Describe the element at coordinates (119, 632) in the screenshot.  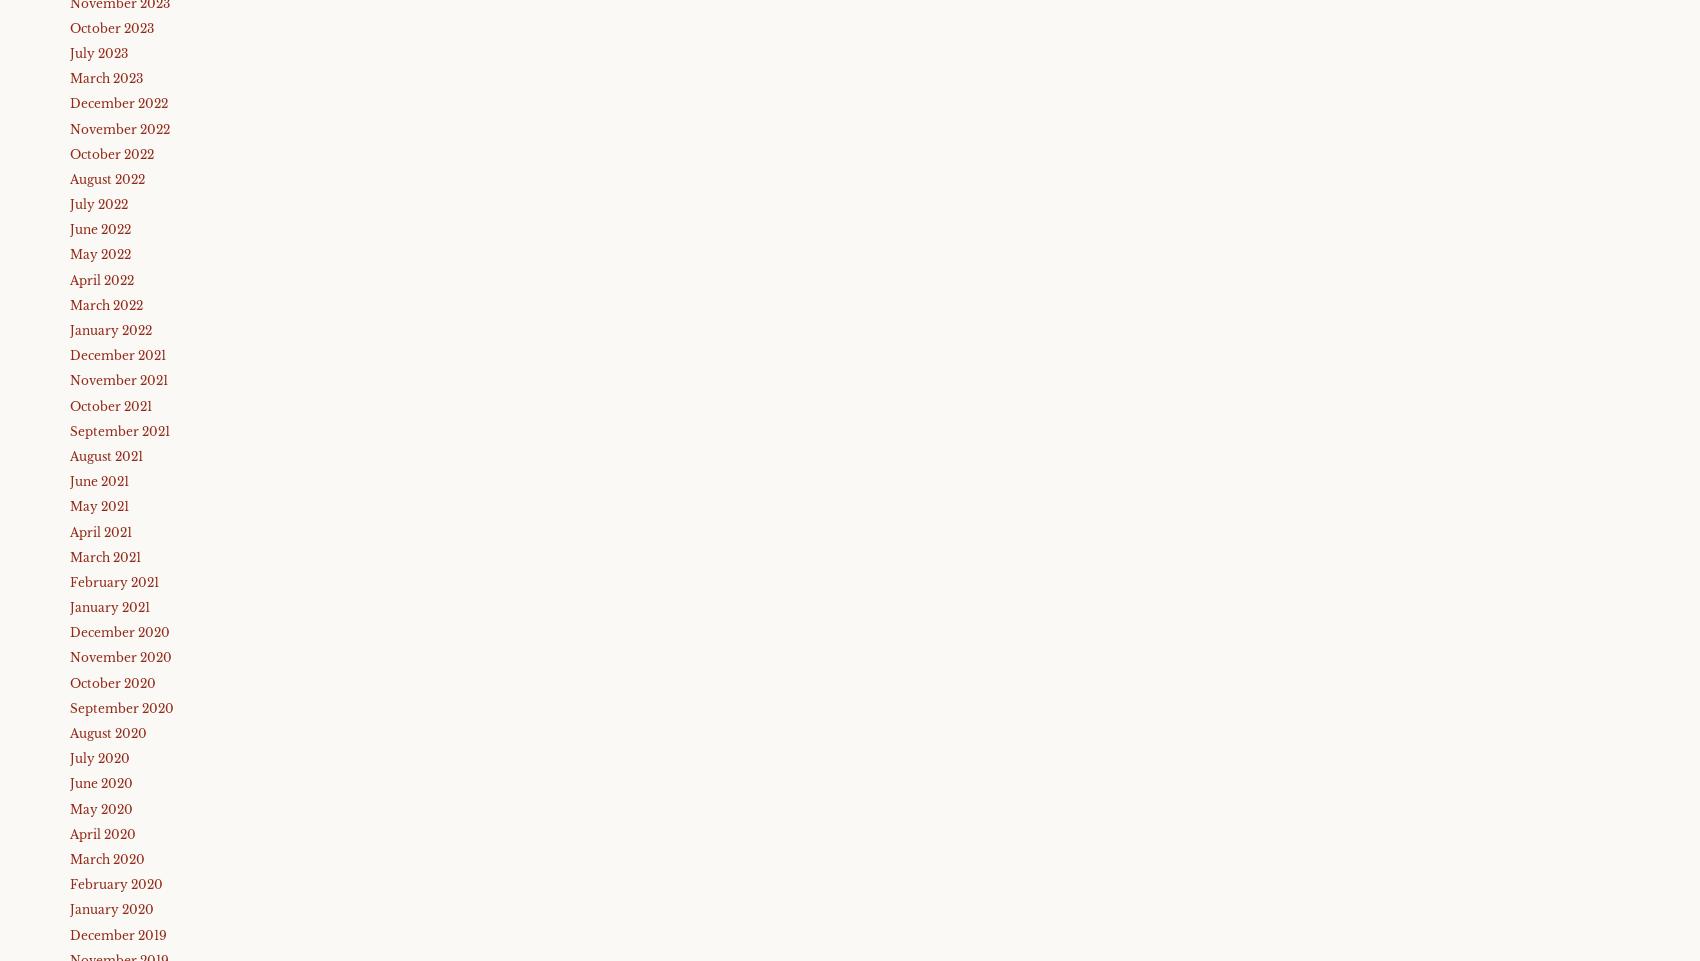
I see `'December 2020'` at that location.